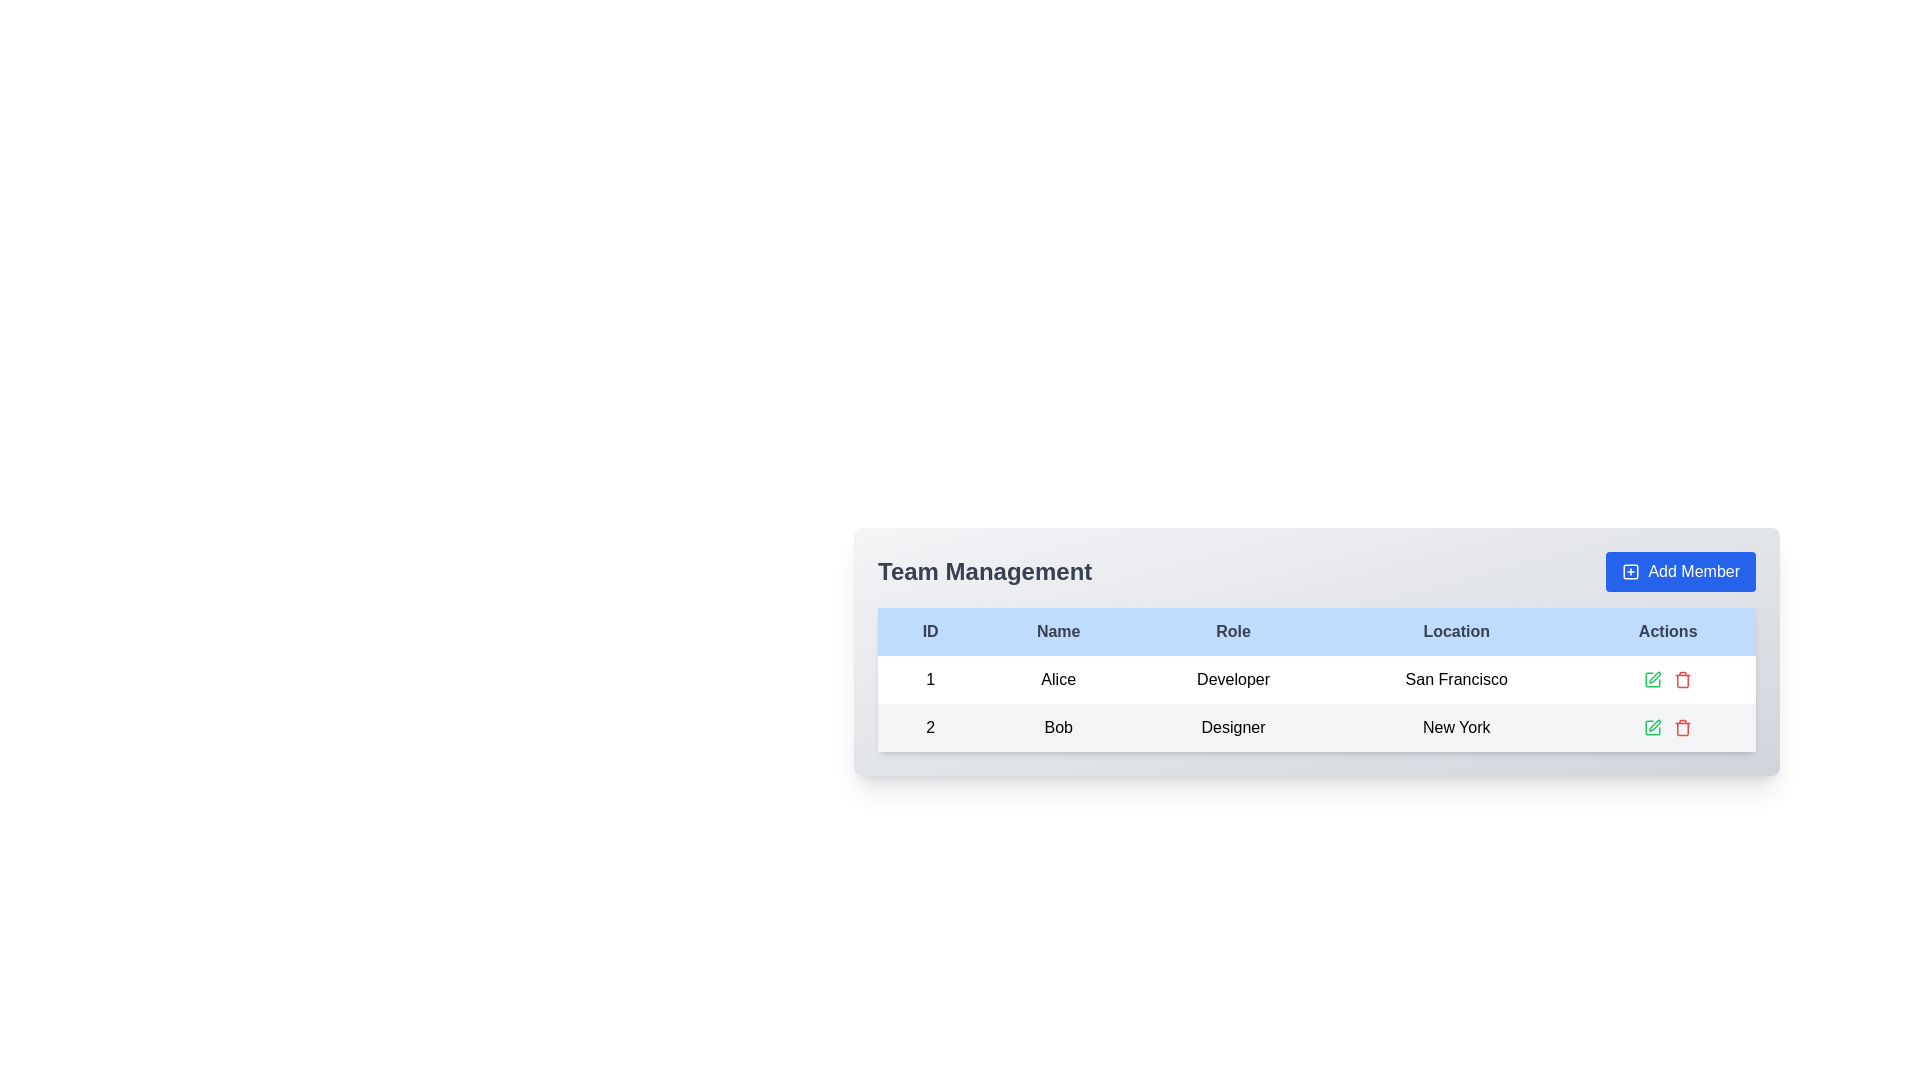 This screenshot has width=1920, height=1080. I want to click on the 'Add Member' button located at the top-right corner of the 'Team Management' section, so click(1680, 571).